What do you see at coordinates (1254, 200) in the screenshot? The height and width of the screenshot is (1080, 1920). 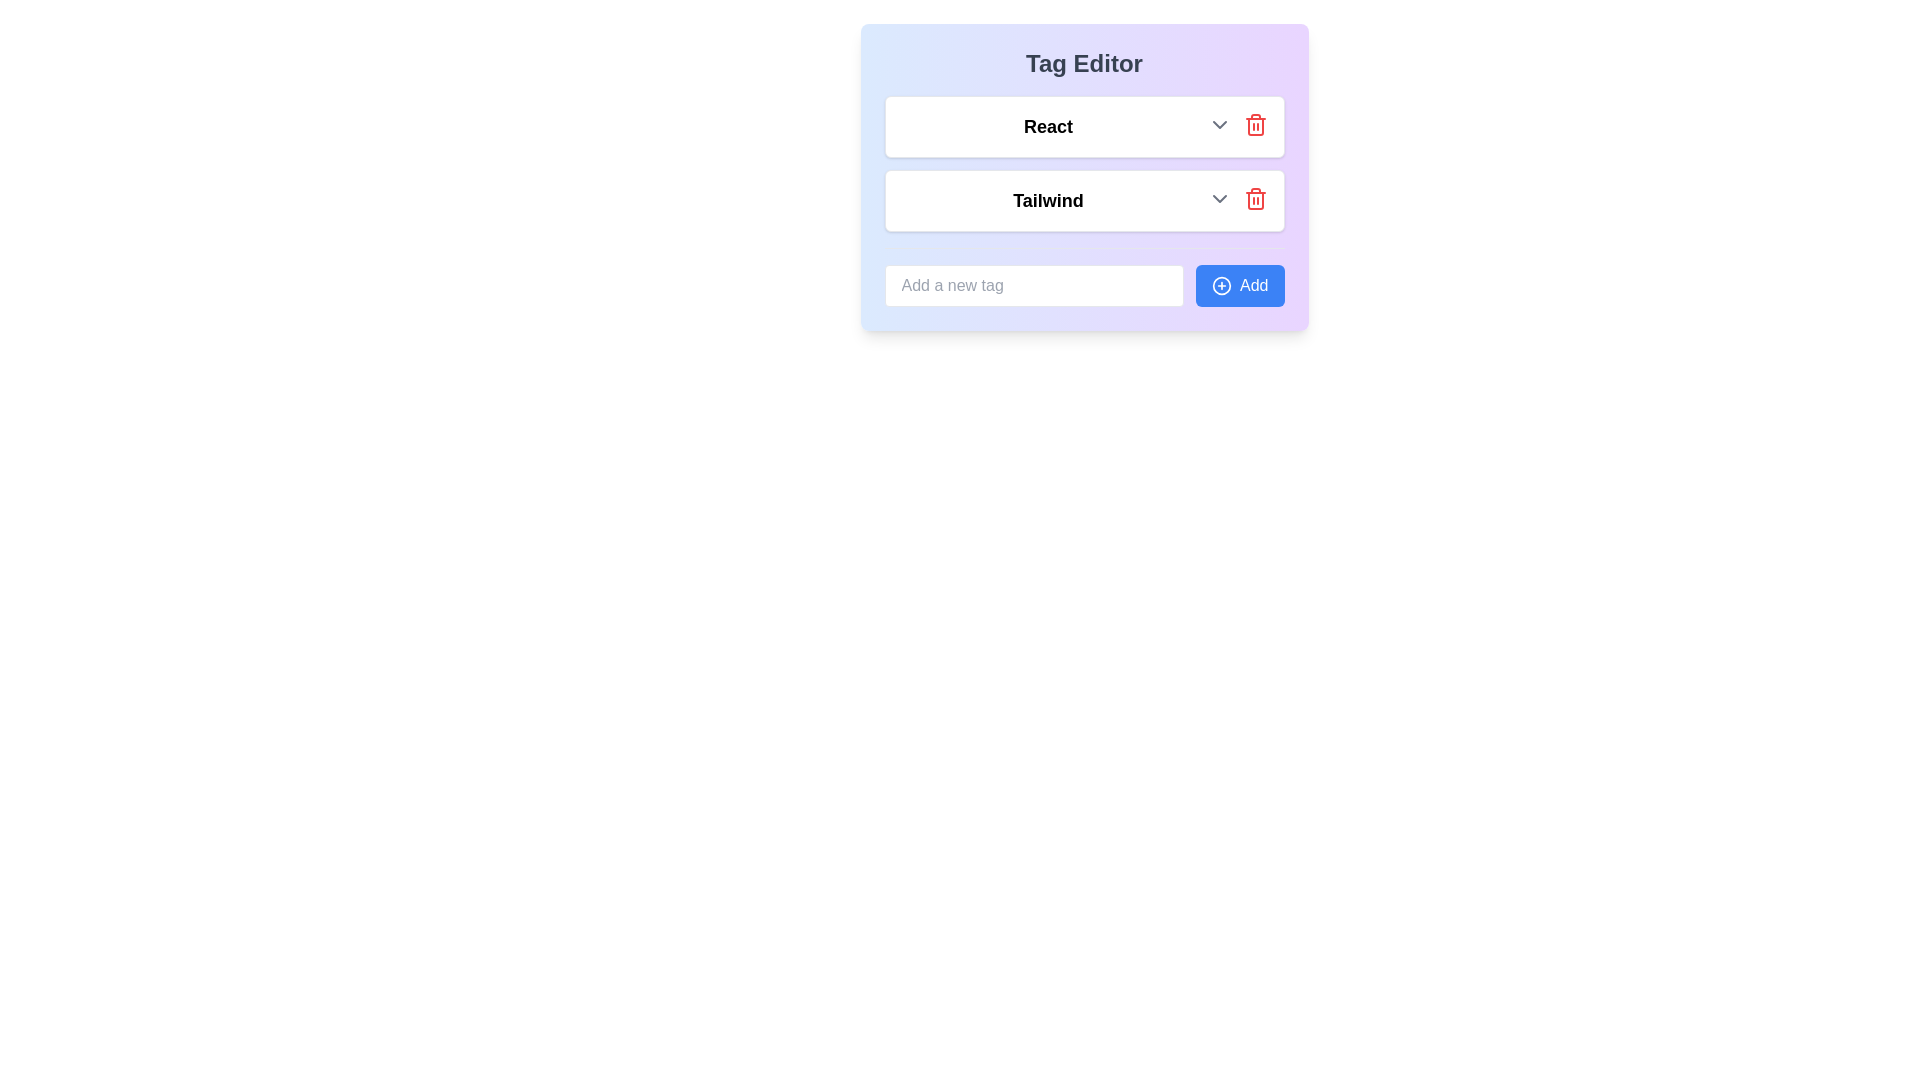 I see `the red trash bin icon button located in the top-right corner of the 'Tailwind' tag entry` at bounding box center [1254, 200].